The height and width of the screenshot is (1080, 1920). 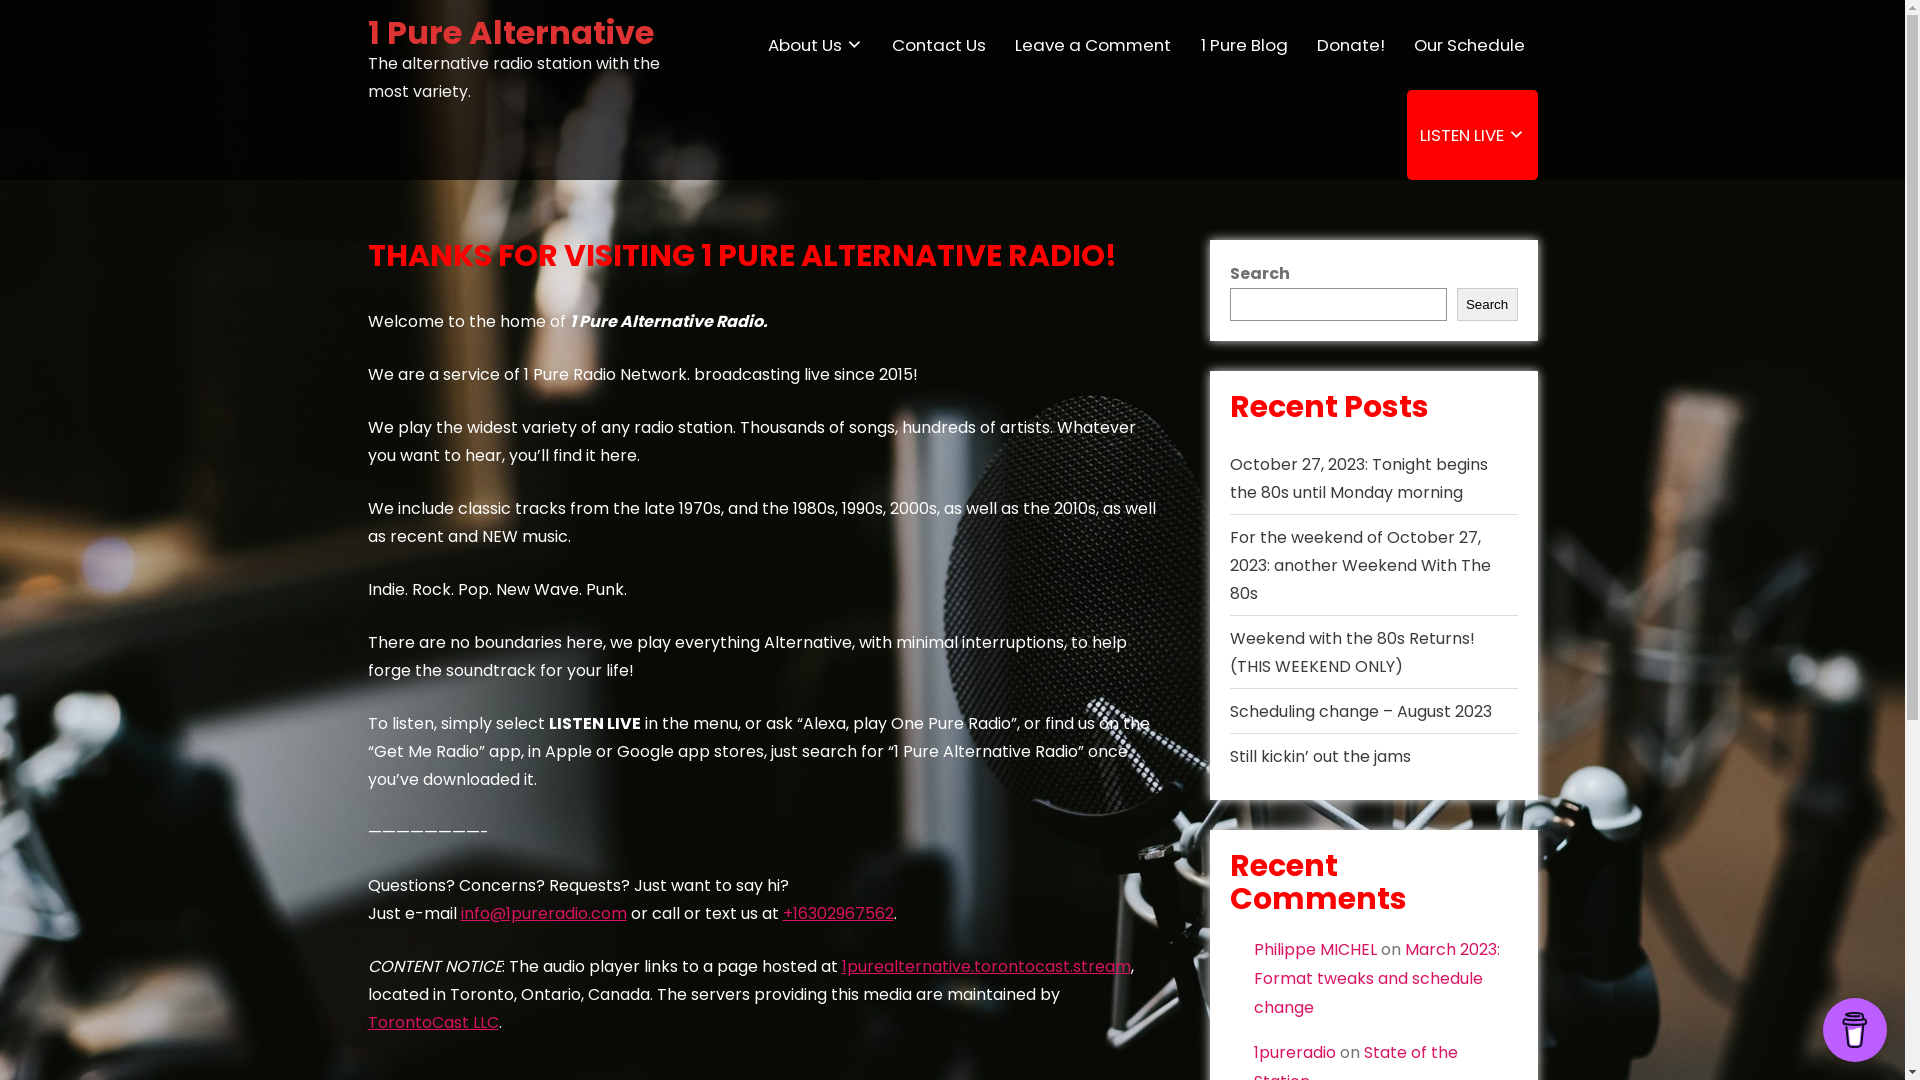 What do you see at coordinates (1472, 135) in the screenshot?
I see `'LISTEN LIVE'` at bounding box center [1472, 135].